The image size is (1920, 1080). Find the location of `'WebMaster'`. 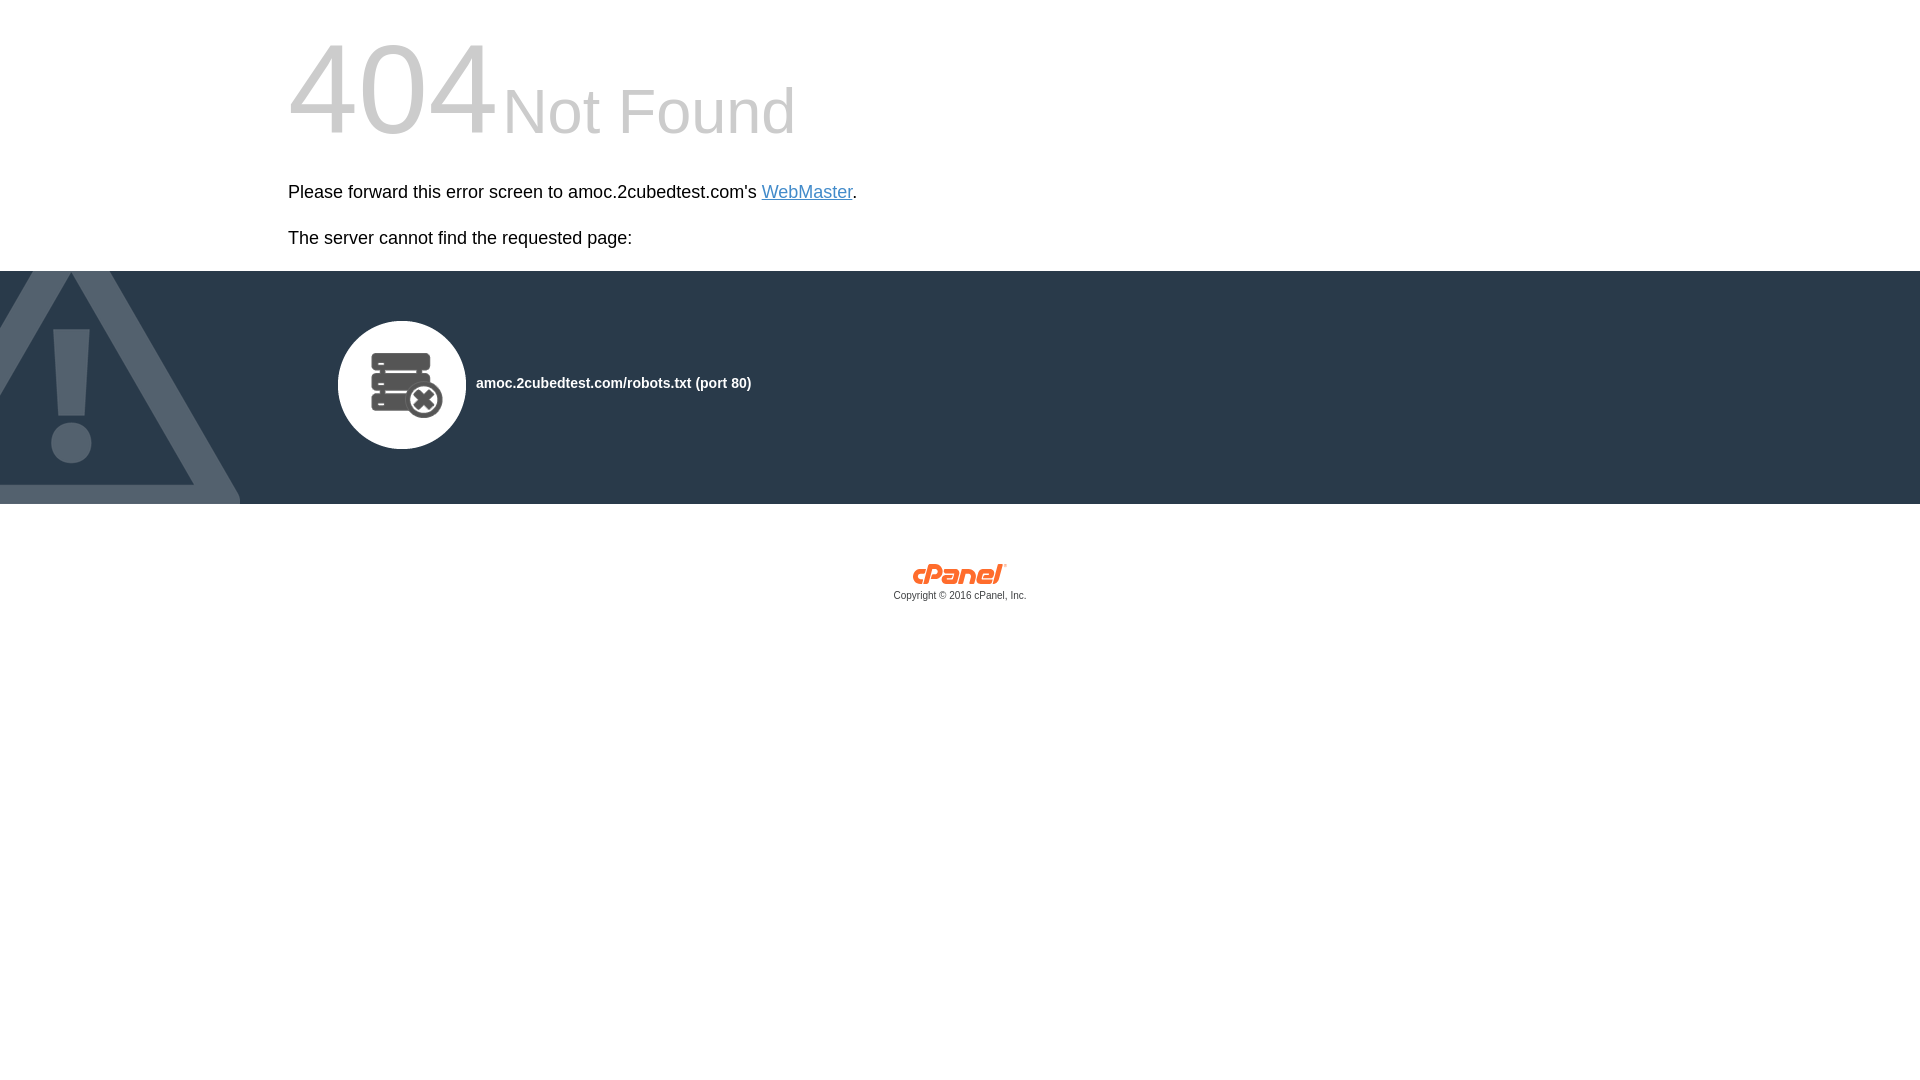

'WebMaster' is located at coordinates (761, 192).